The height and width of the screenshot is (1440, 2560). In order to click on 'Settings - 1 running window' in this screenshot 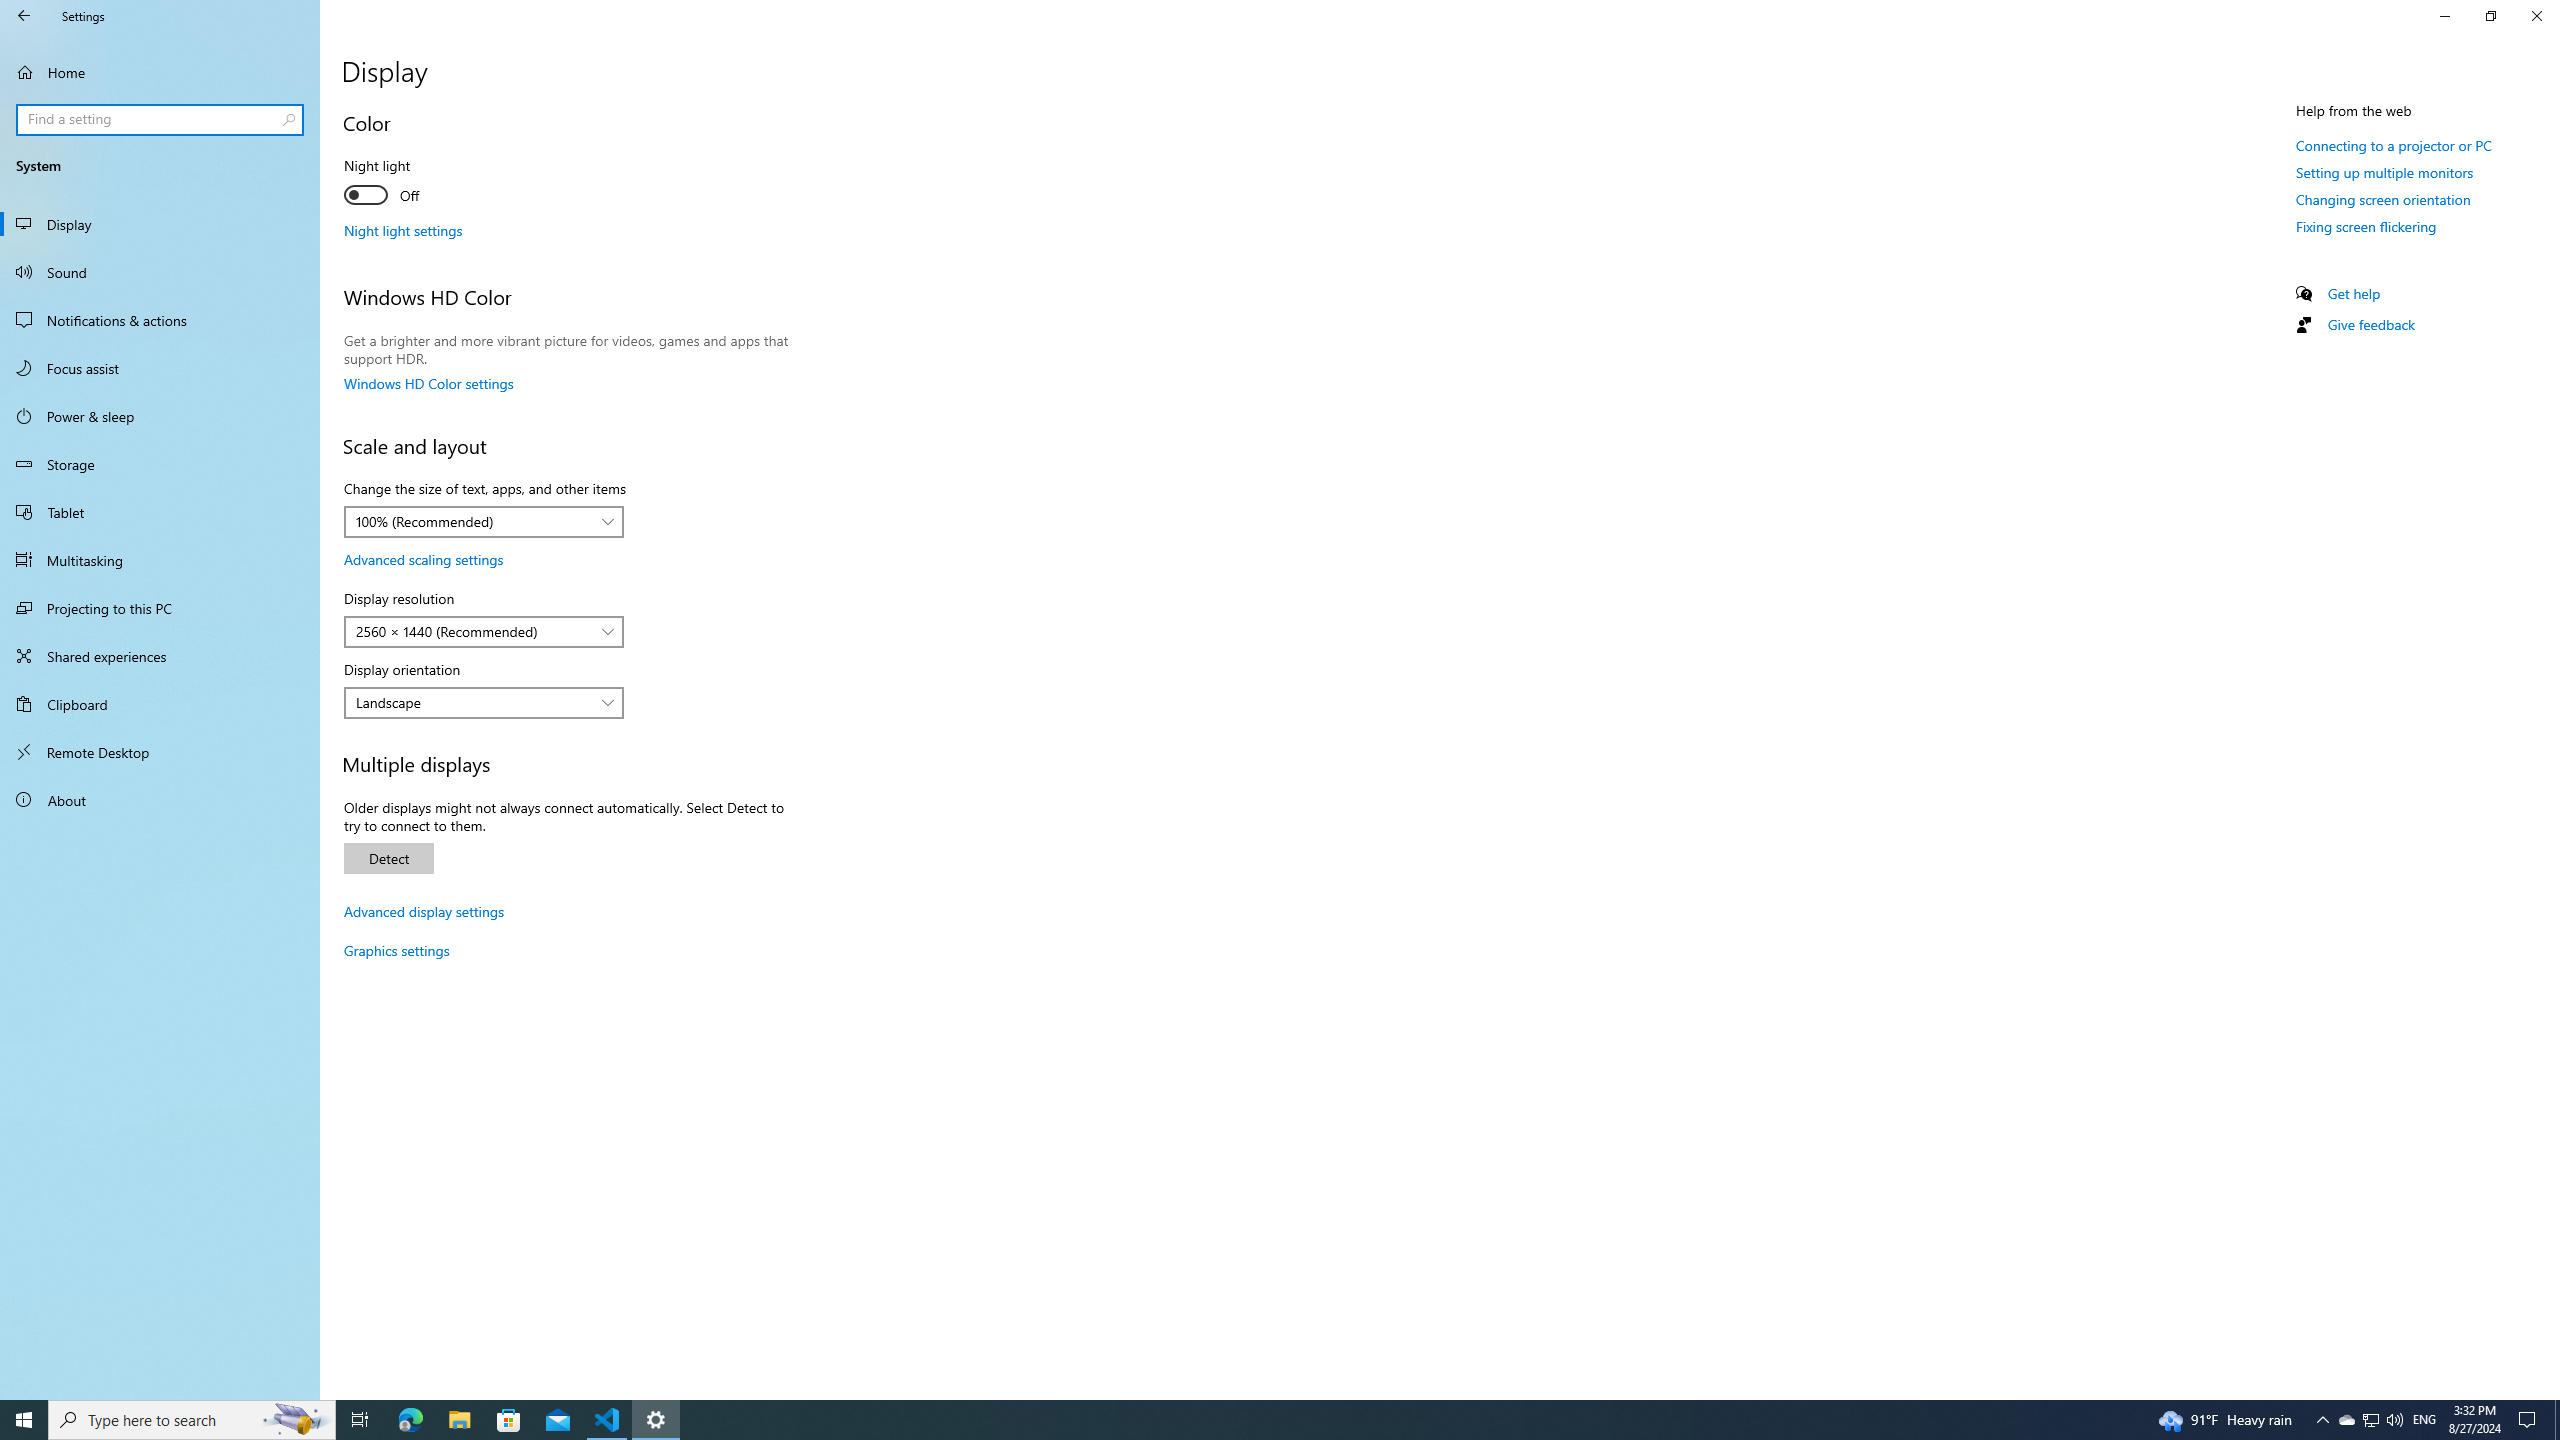, I will do `click(656, 1418)`.